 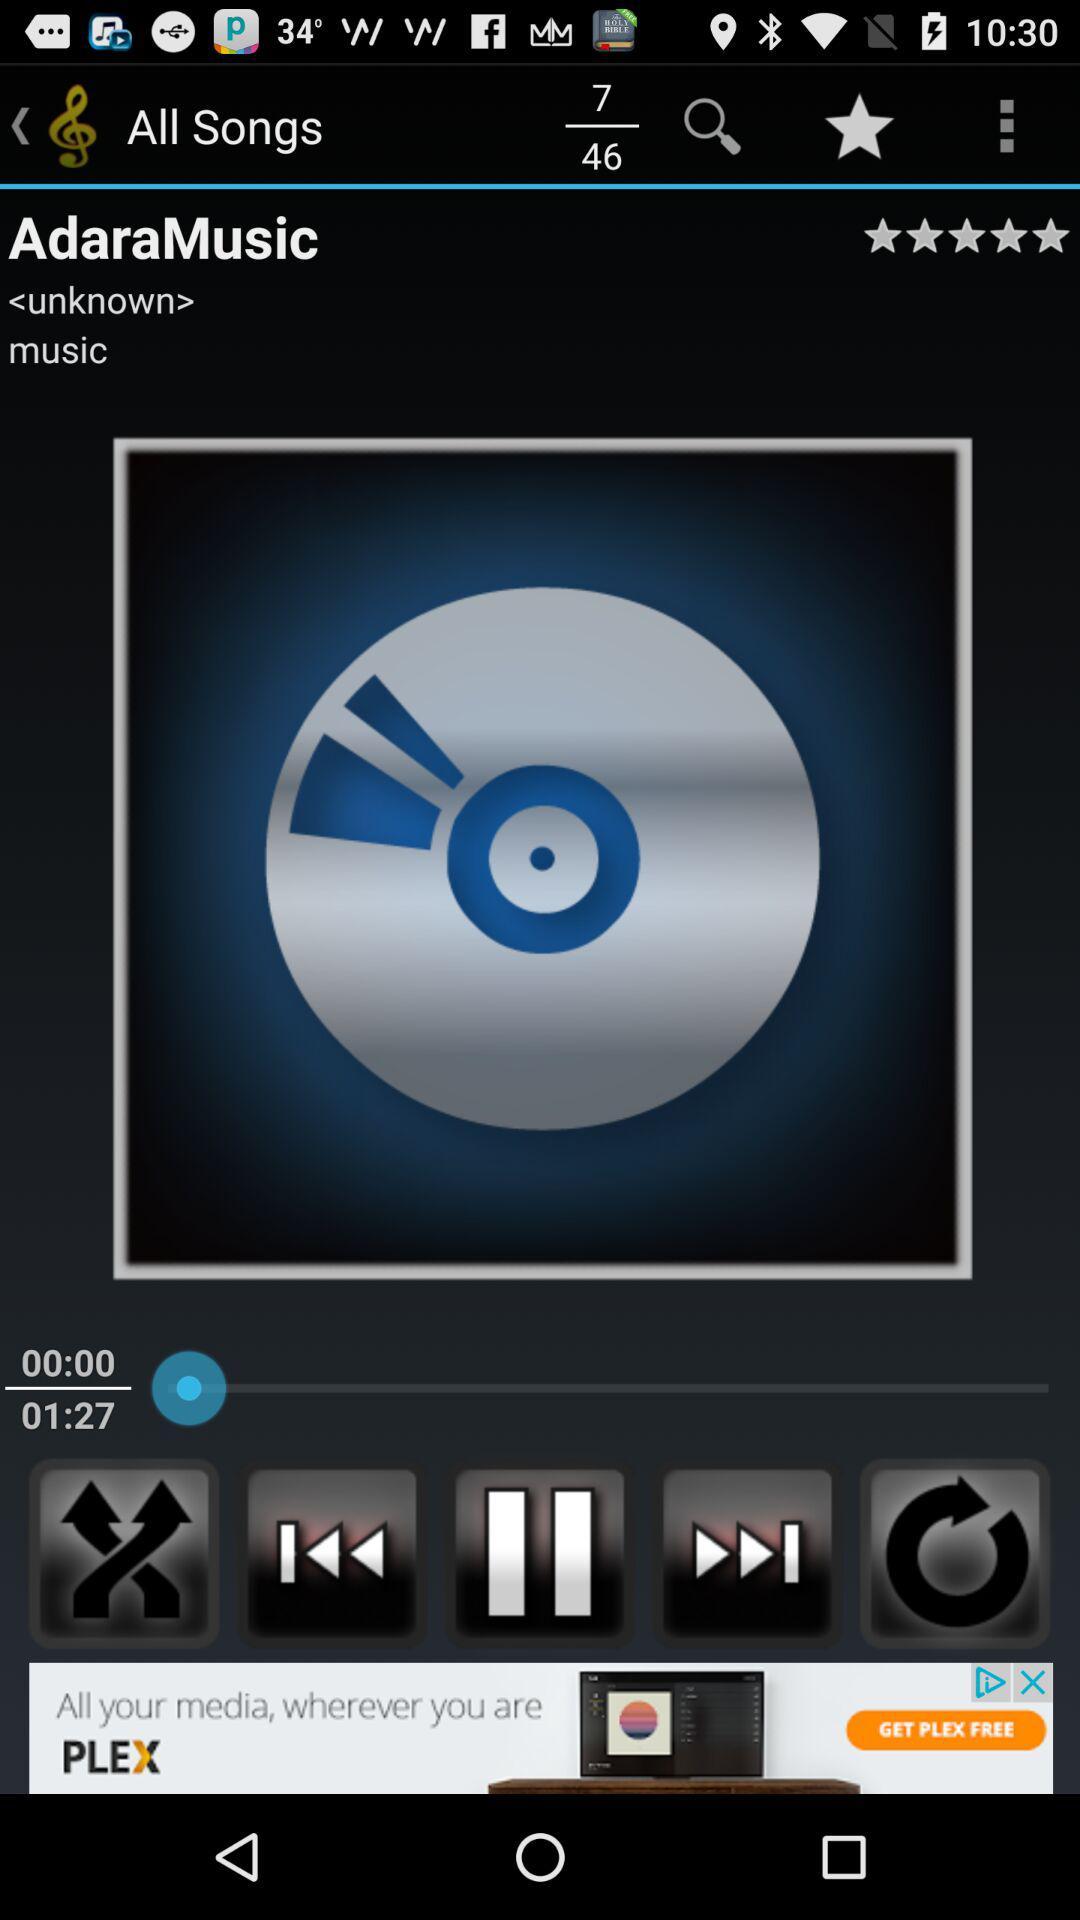 I want to click on music, so click(x=56, y=349).